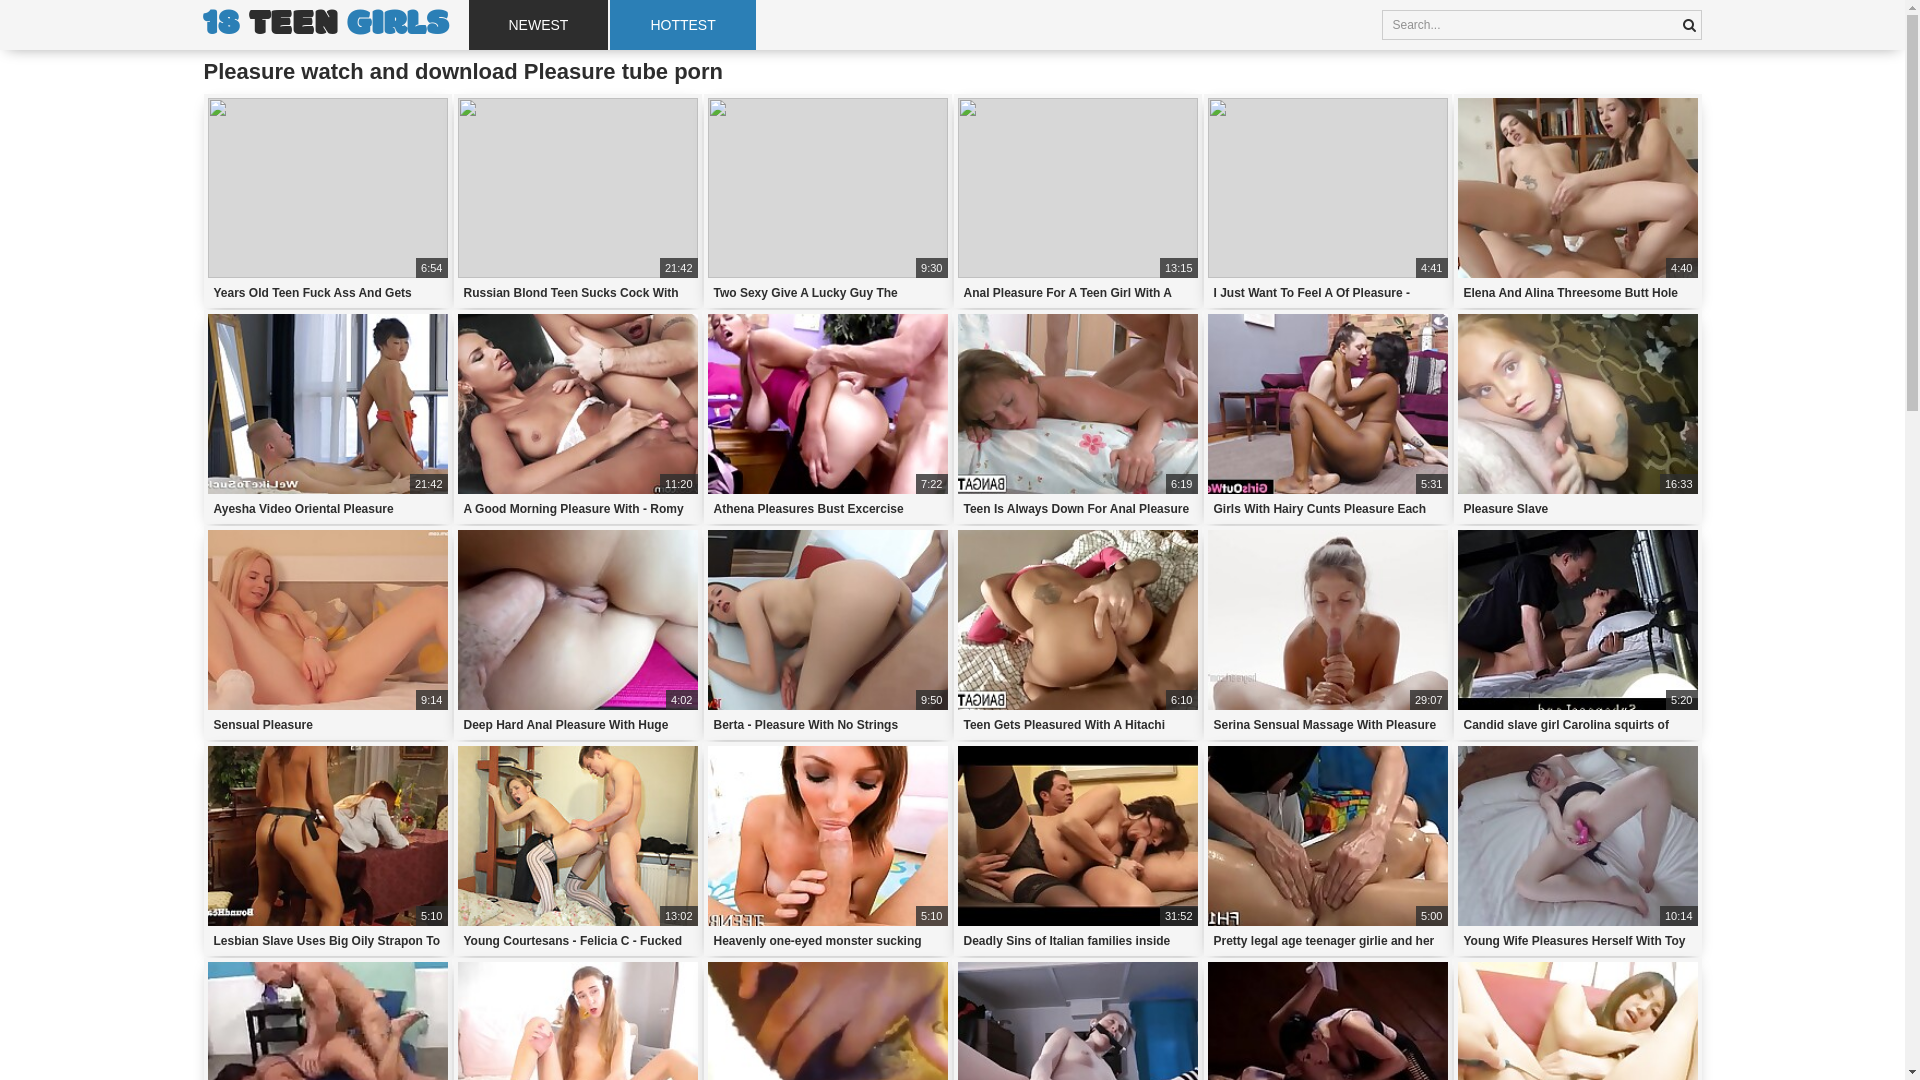  I want to click on 'HOTTEST', so click(608, 24).